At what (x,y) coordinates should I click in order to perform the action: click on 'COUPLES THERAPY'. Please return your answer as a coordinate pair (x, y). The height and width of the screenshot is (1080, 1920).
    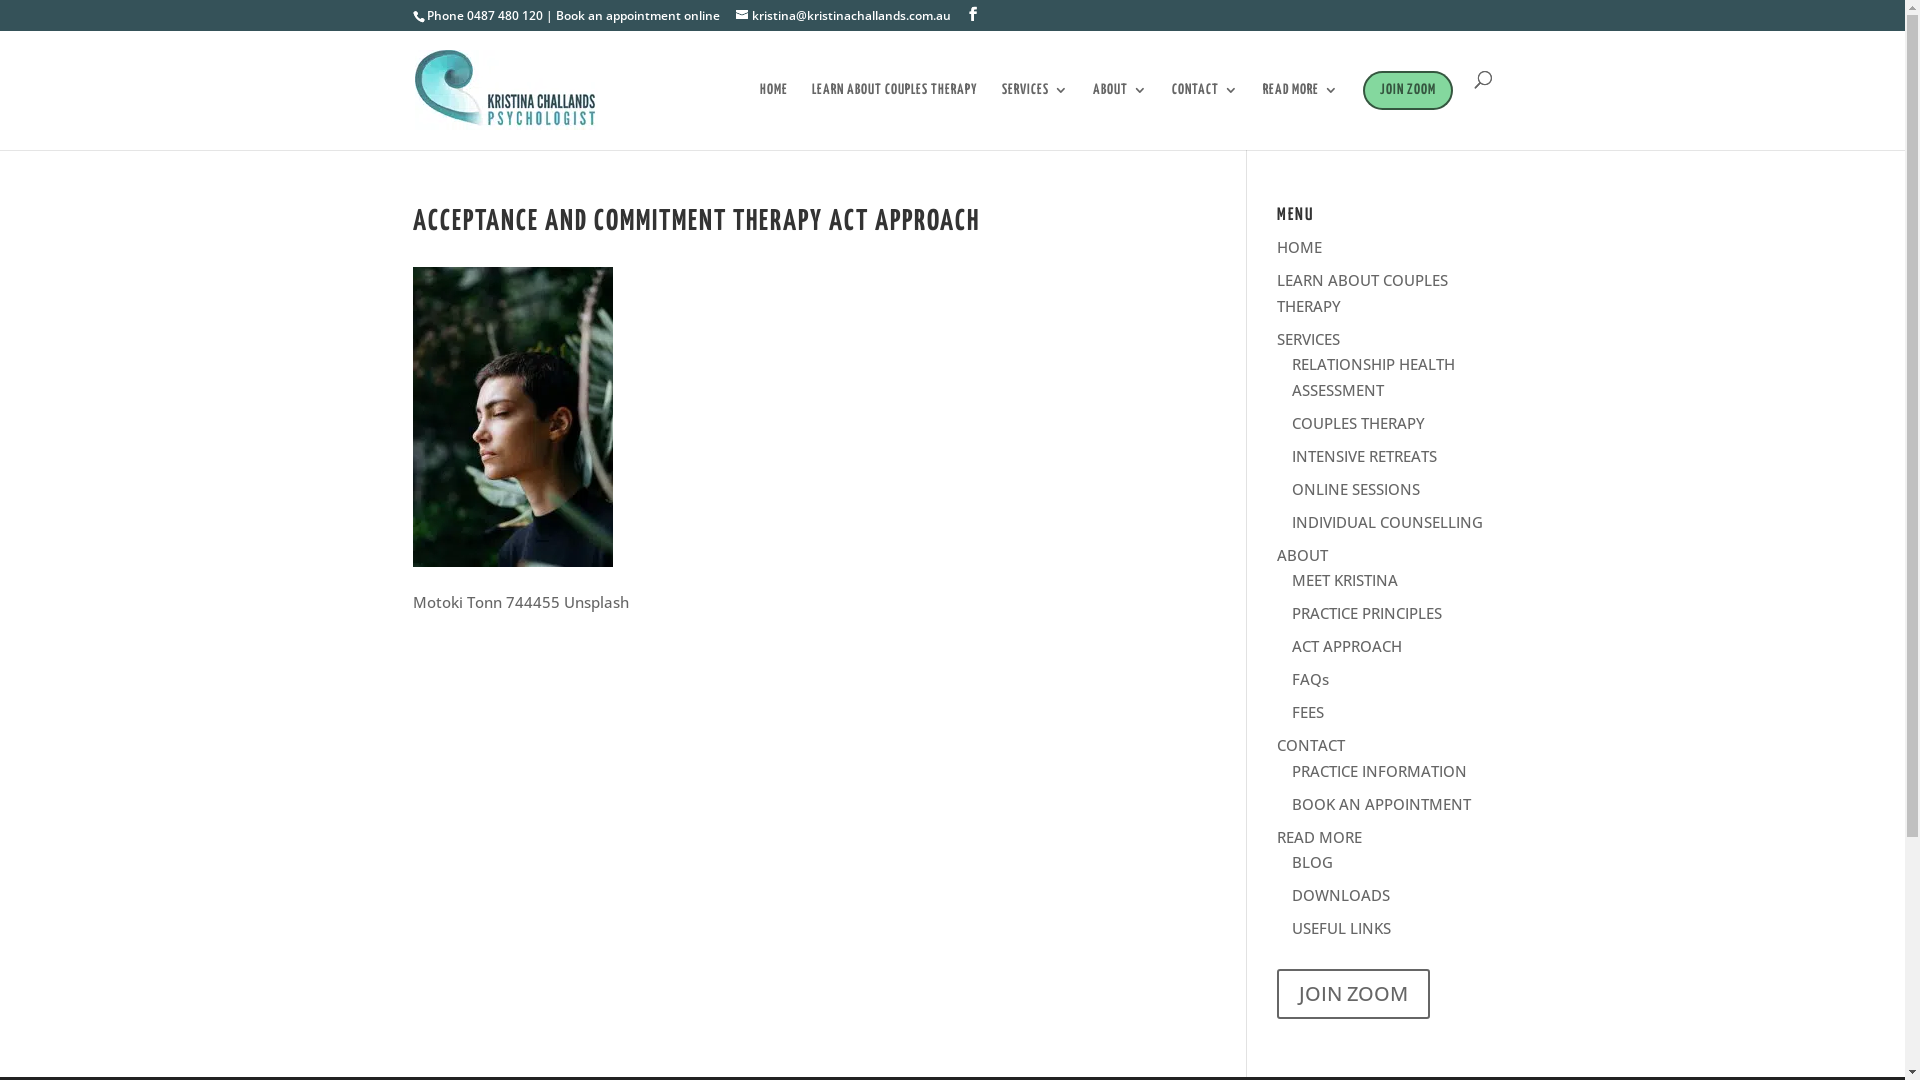
    Looking at the image, I should click on (1291, 420).